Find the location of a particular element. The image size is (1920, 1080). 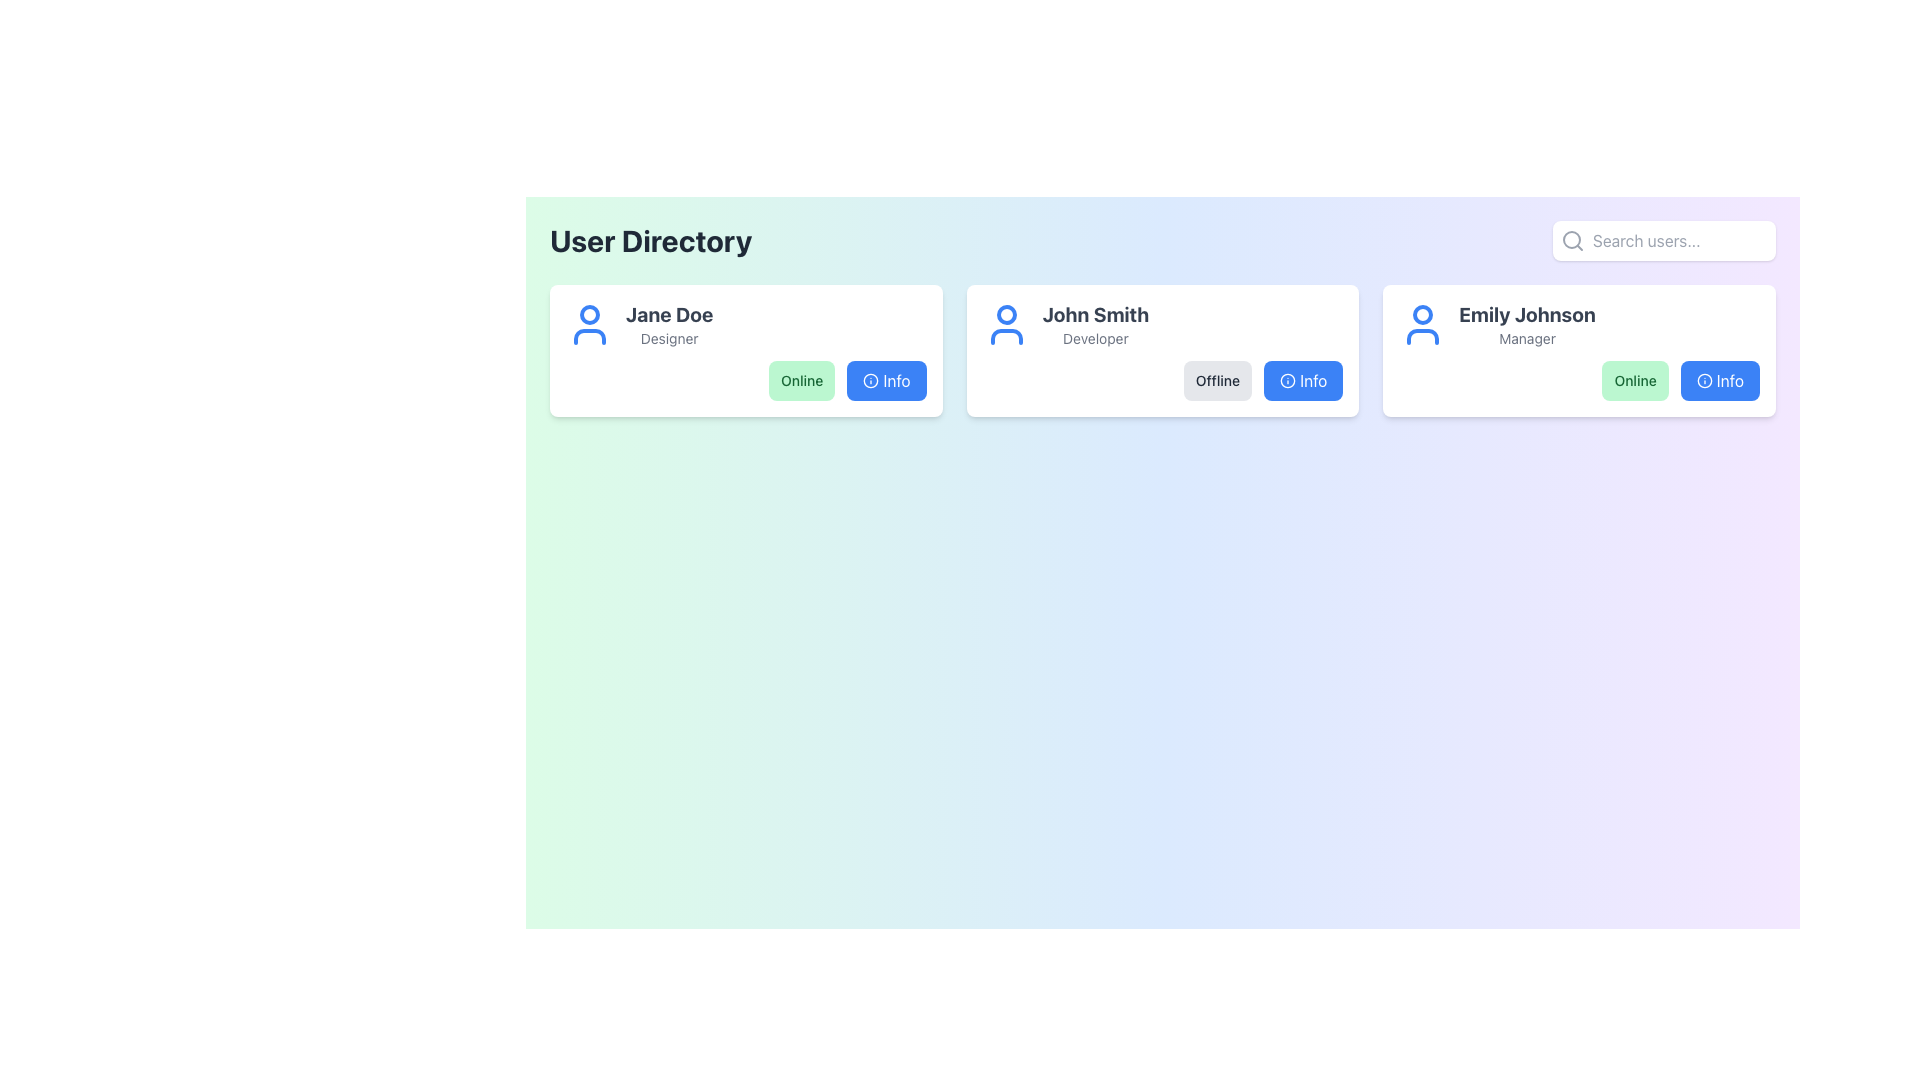

the text block containing 'John Smith' and 'Developer' in the second user card of the user directory interface is located at coordinates (1094, 323).